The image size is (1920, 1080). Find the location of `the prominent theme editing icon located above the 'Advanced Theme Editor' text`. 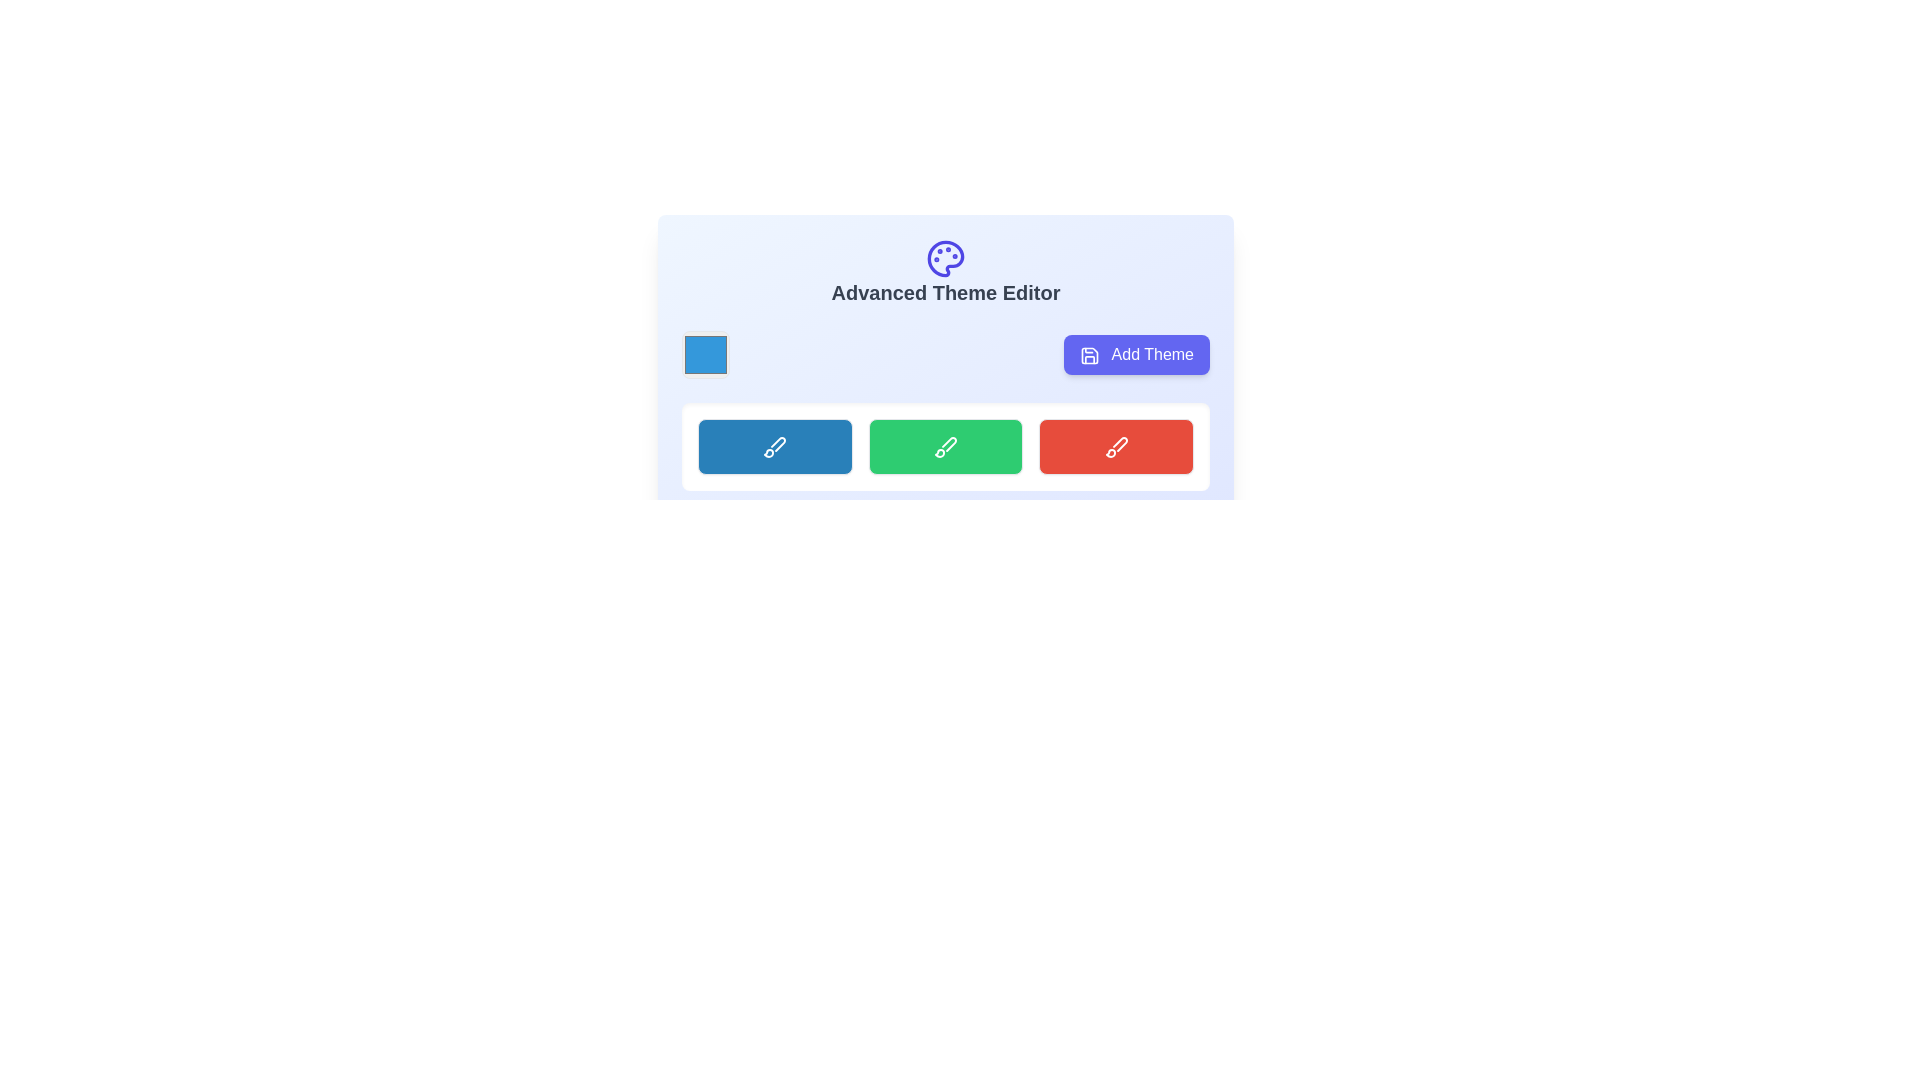

the prominent theme editing icon located above the 'Advanced Theme Editor' text is located at coordinates (944, 257).